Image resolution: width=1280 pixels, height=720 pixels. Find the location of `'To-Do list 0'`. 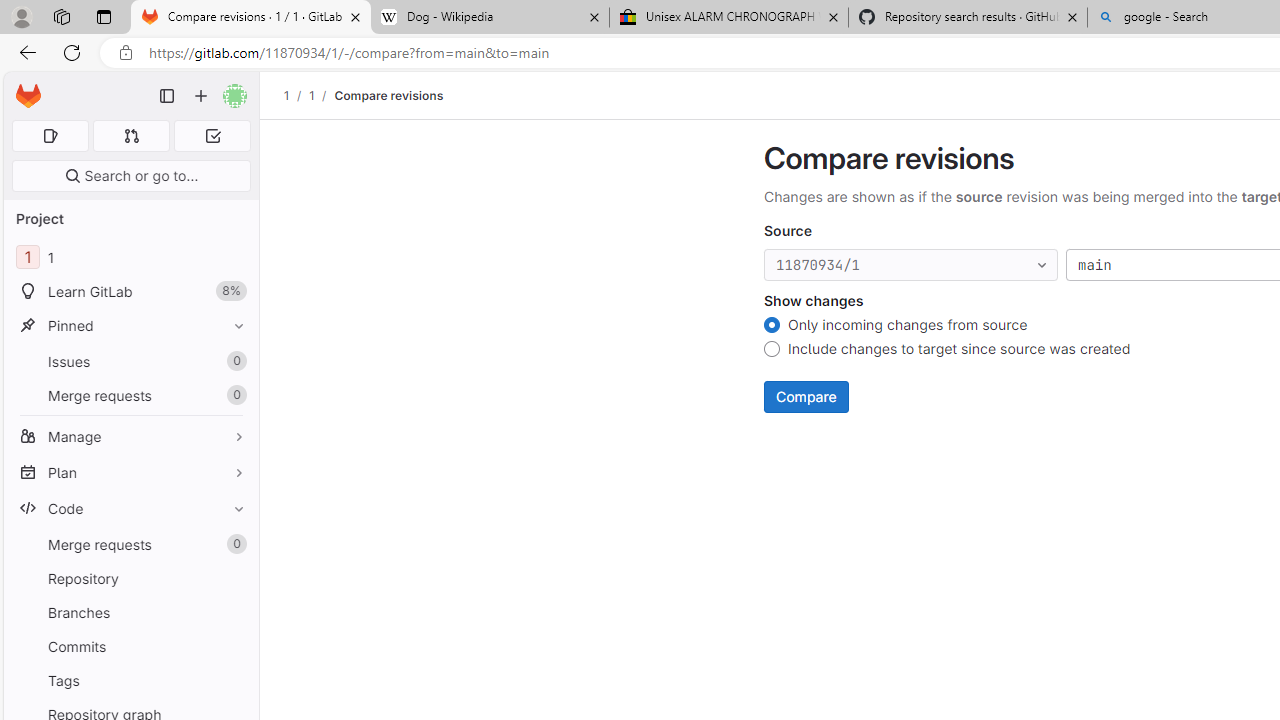

'To-Do list 0' is located at coordinates (212, 135).